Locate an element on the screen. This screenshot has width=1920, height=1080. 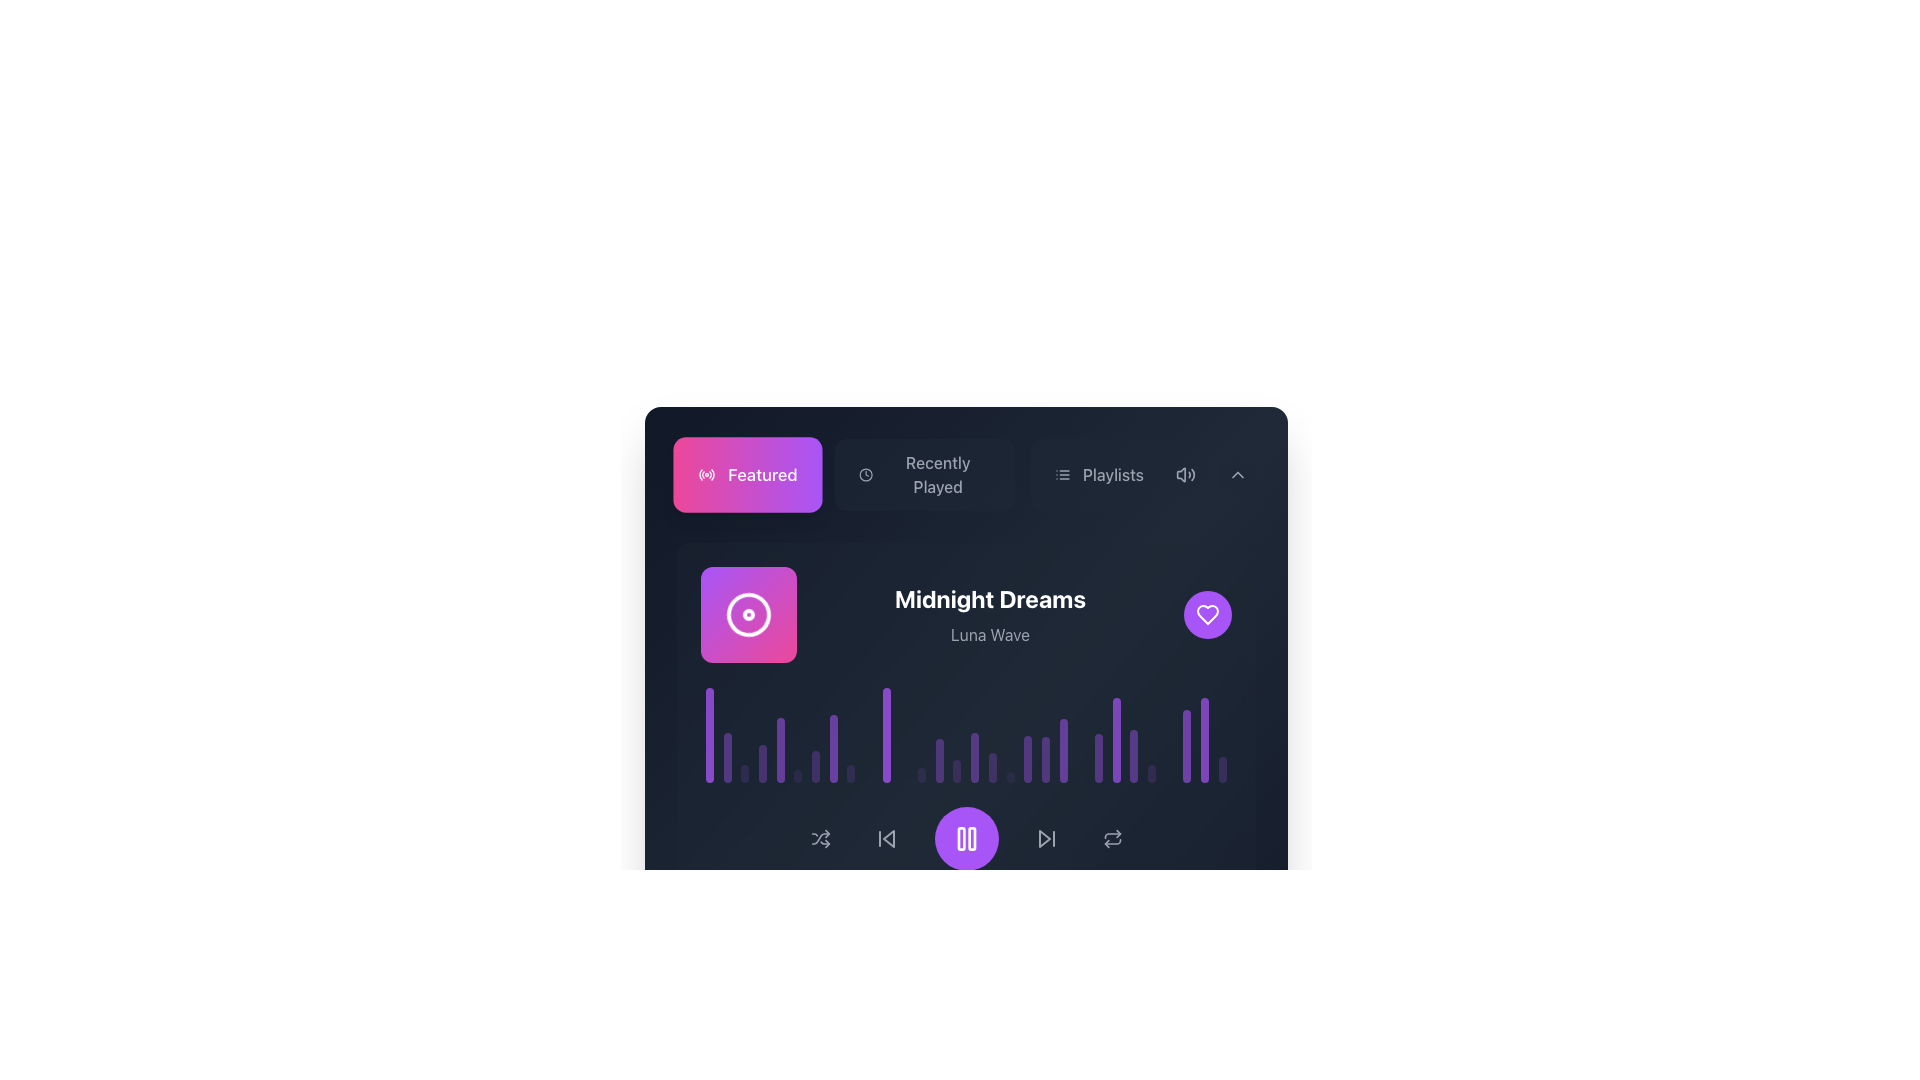
the first visual bar in the horizontal sequence of vertical bars located beneath the 'Midnight Dreams' song title is located at coordinates (709, 735).